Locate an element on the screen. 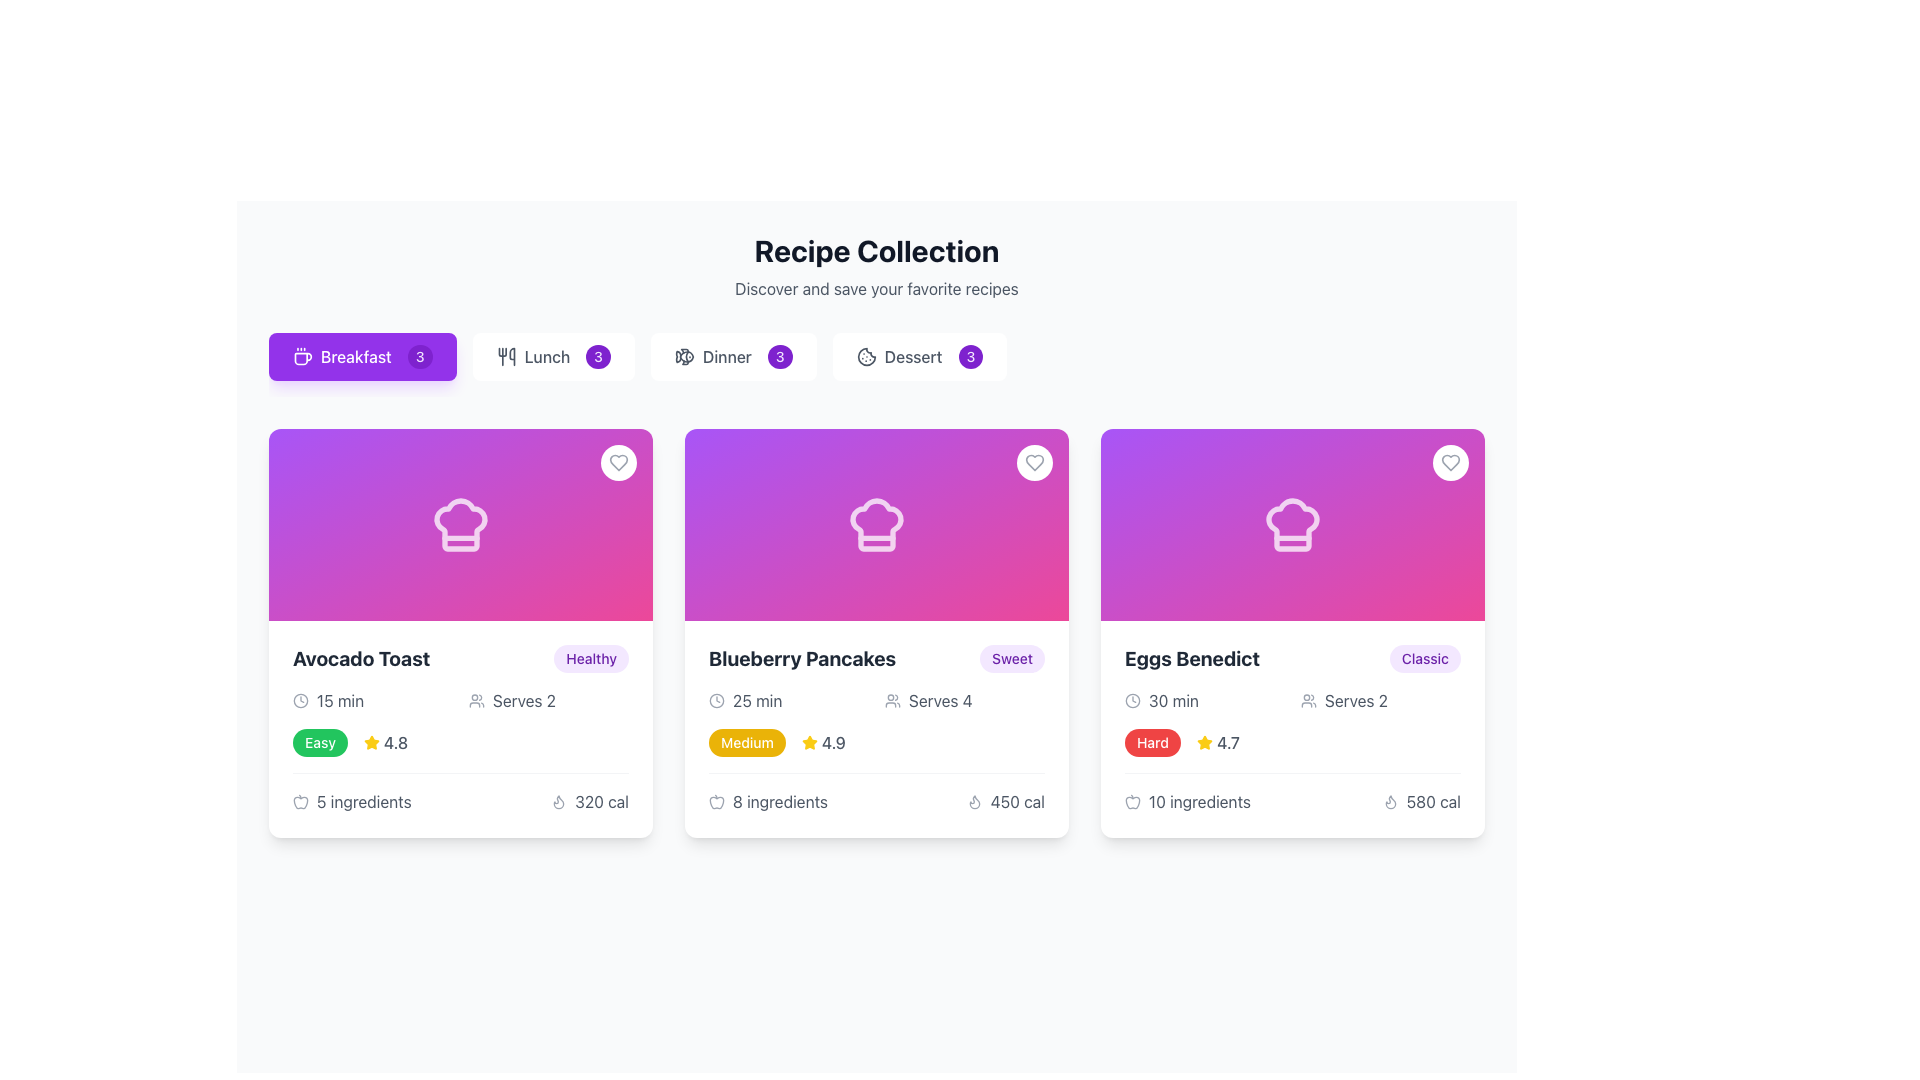 The image size is (1920, 1080). the calorie count text label with the accompanying icon located in the lower-right corner of the 'Avocado Toast' card, below the rating and ingredient information is located at coordinates (589, 801).